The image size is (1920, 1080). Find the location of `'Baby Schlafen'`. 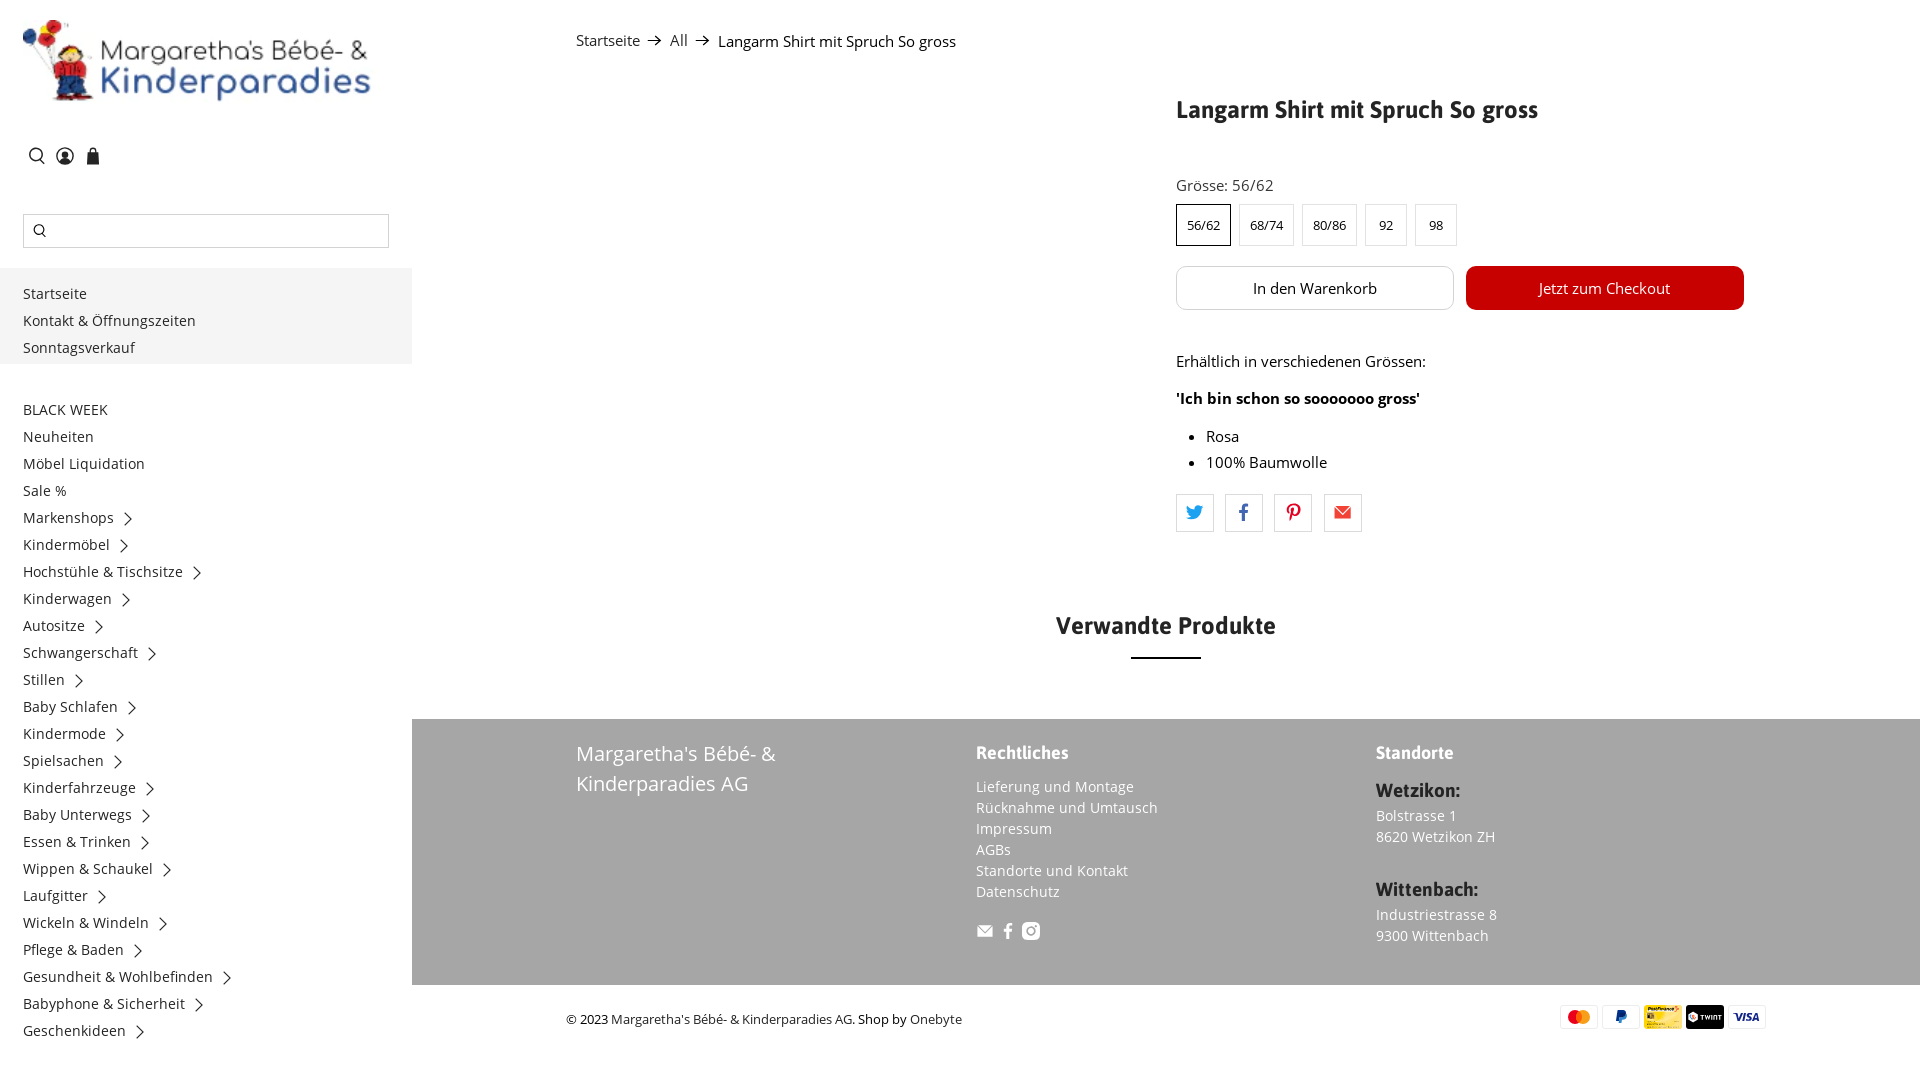

'Baby Schlafen' is located at coordinates (85, 708).